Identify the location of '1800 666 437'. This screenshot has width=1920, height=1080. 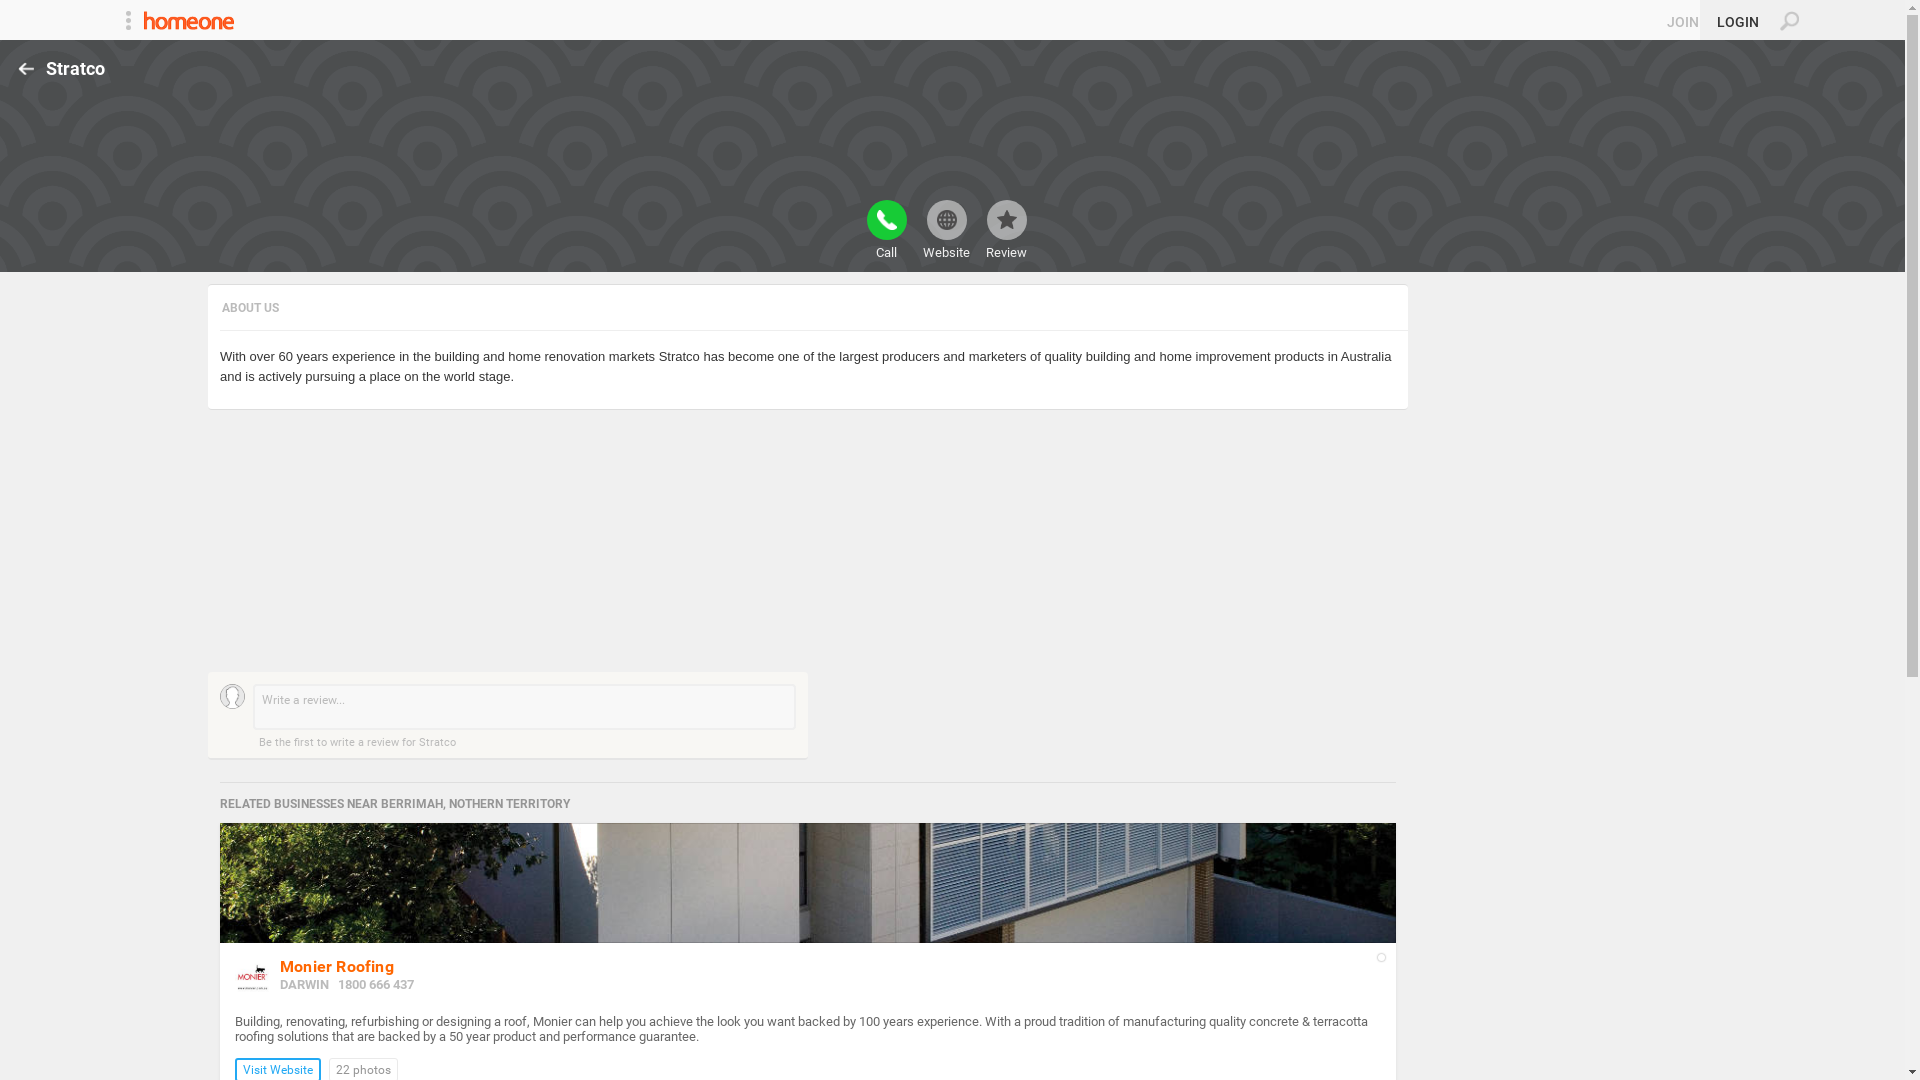
(337, 983).